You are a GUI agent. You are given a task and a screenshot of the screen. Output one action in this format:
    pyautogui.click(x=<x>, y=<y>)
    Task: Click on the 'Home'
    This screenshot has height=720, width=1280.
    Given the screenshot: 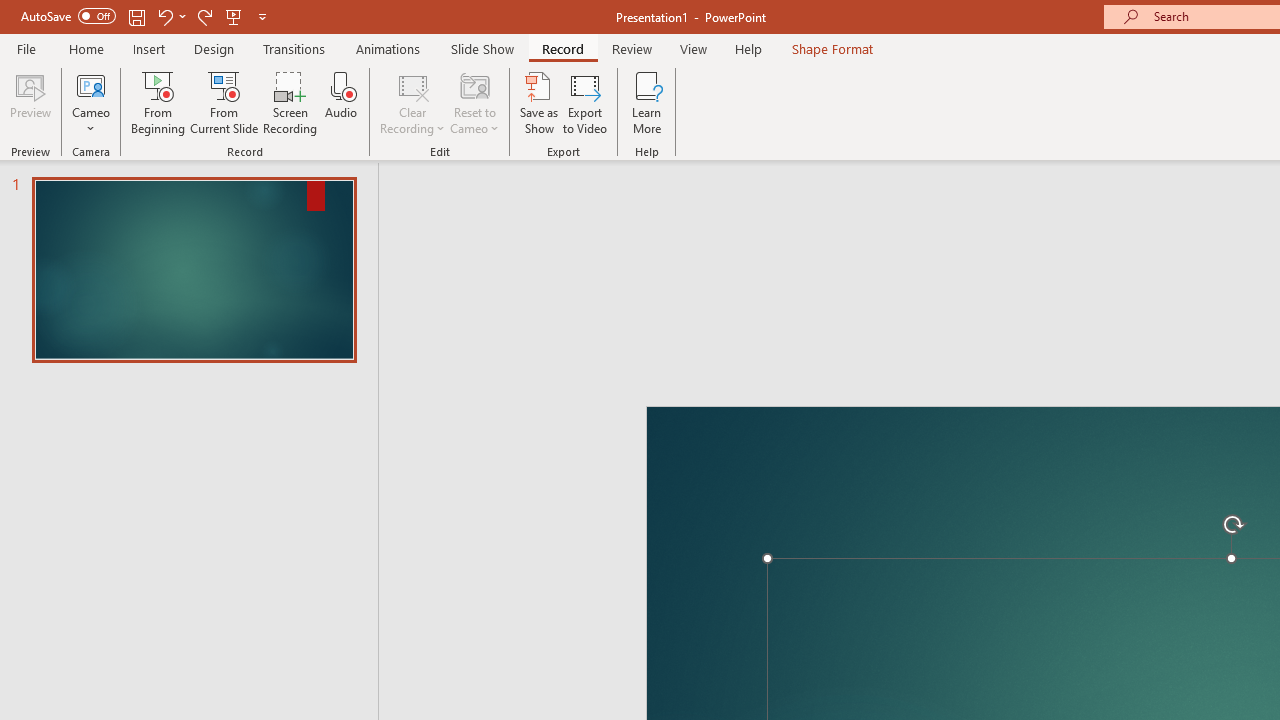 What is the action you would take?
    pyautogui.click(x=85, y=48)
    